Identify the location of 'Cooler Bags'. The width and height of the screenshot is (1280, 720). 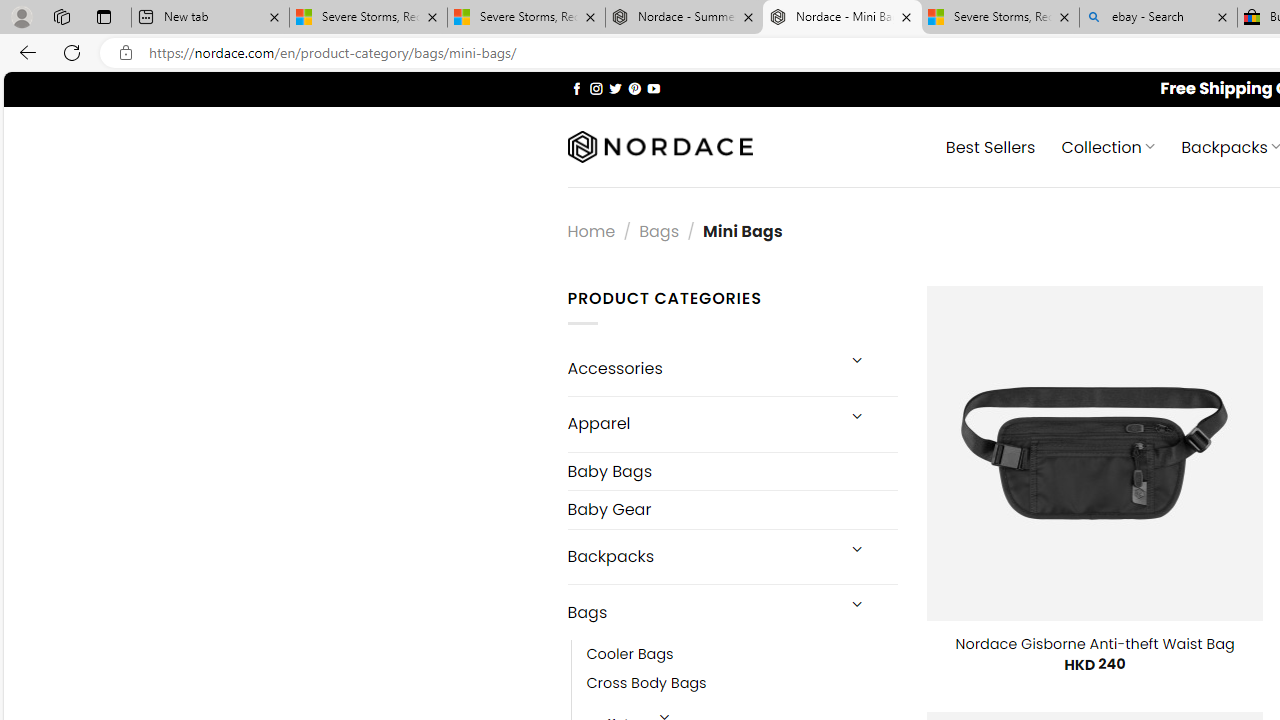
(629, 655).